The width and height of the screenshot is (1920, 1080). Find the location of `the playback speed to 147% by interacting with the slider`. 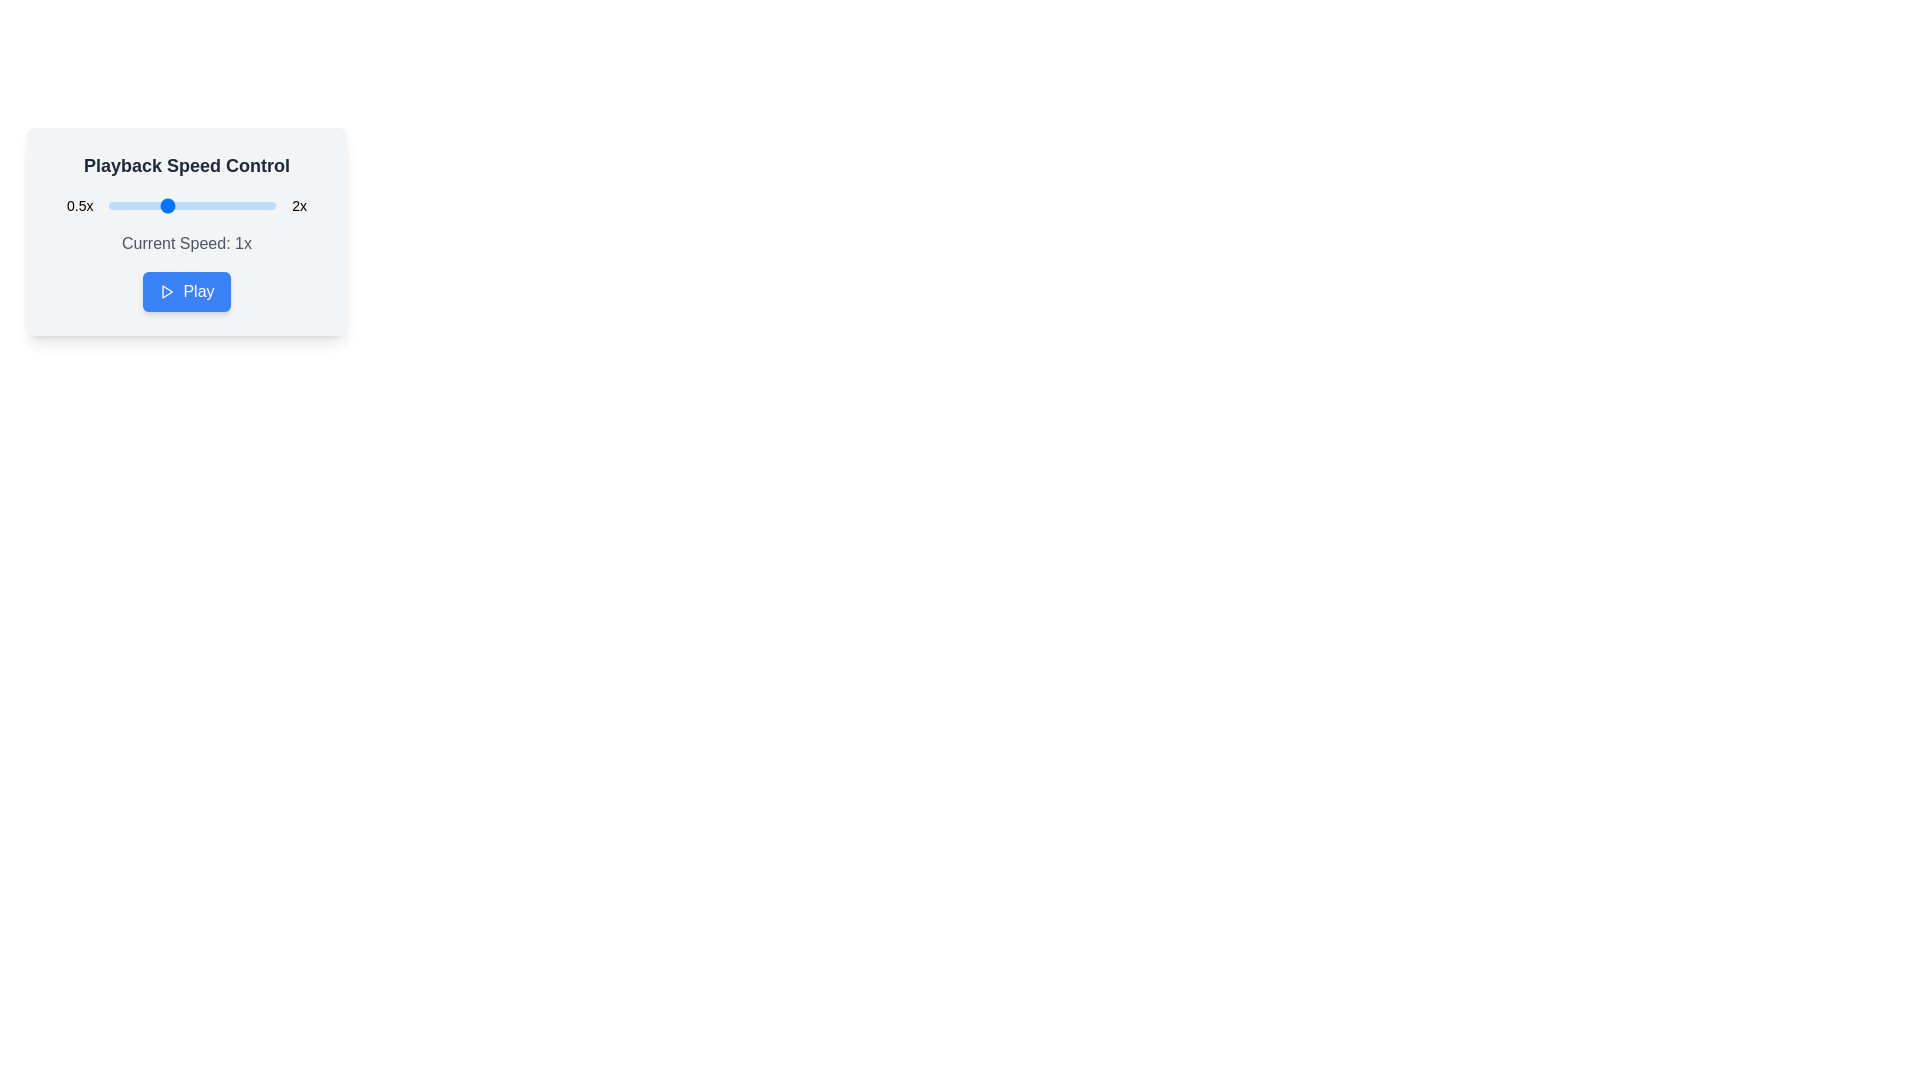

the playback speed to 147% by interacting with the slider is located at coordinates (217, 205).